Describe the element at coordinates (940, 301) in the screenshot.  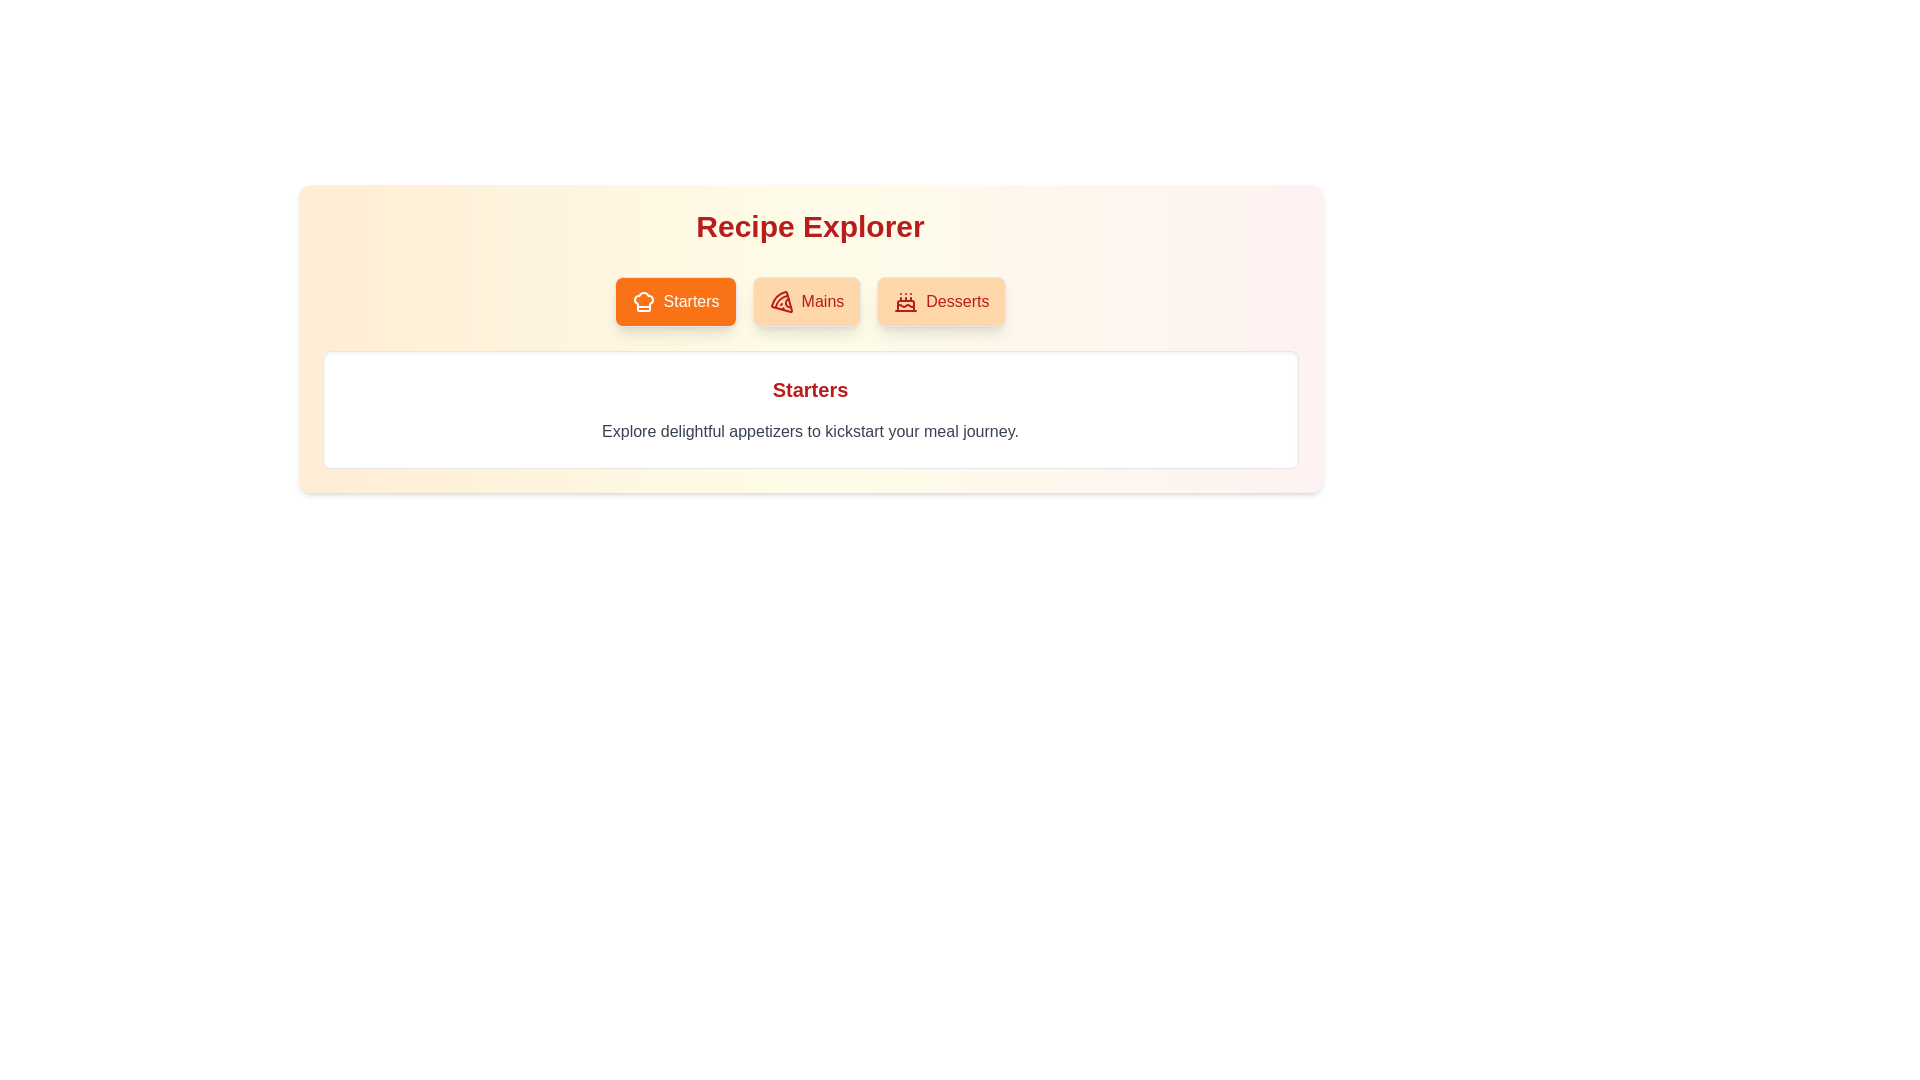
I see `the tab labeled Desserts to view its content` at that location.